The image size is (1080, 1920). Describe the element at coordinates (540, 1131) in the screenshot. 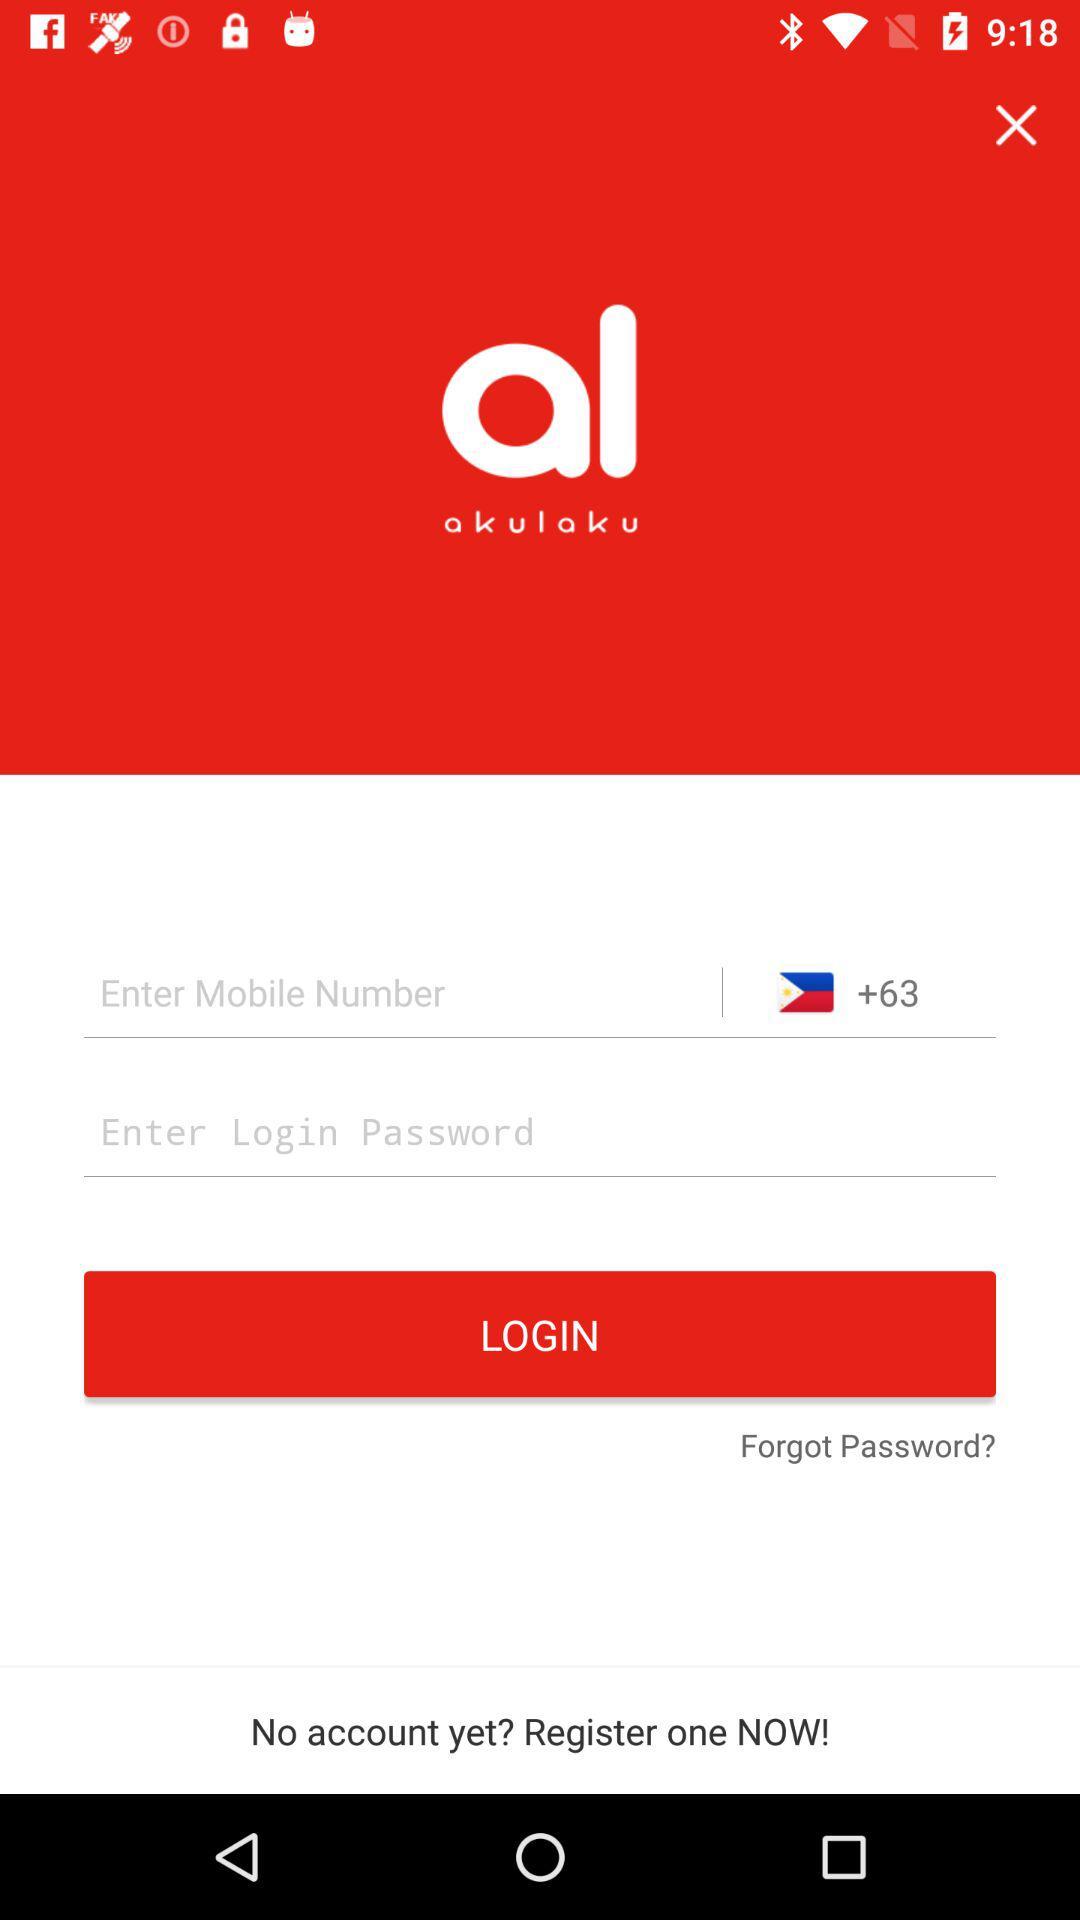

I see `your password` at that location.